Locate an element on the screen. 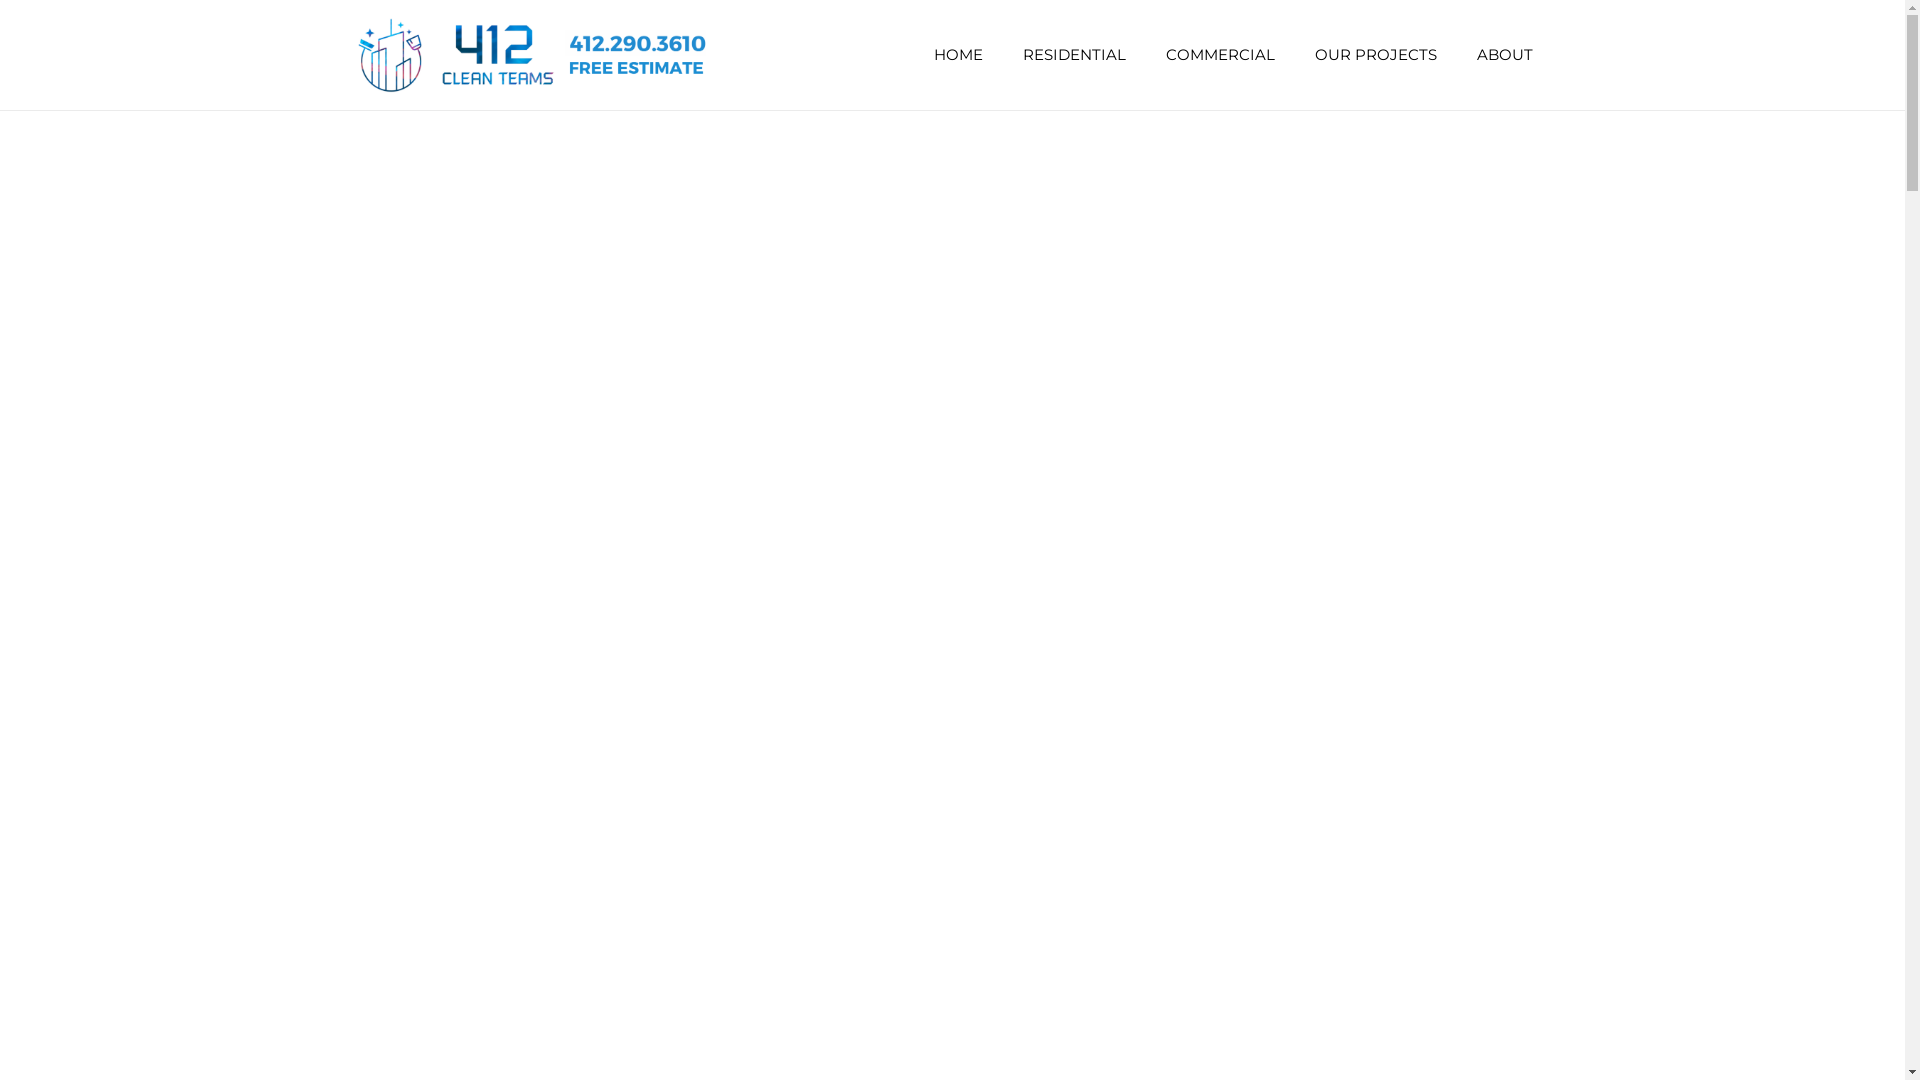  'OUR PROJECTS' is located at coordinates (1295, 53).